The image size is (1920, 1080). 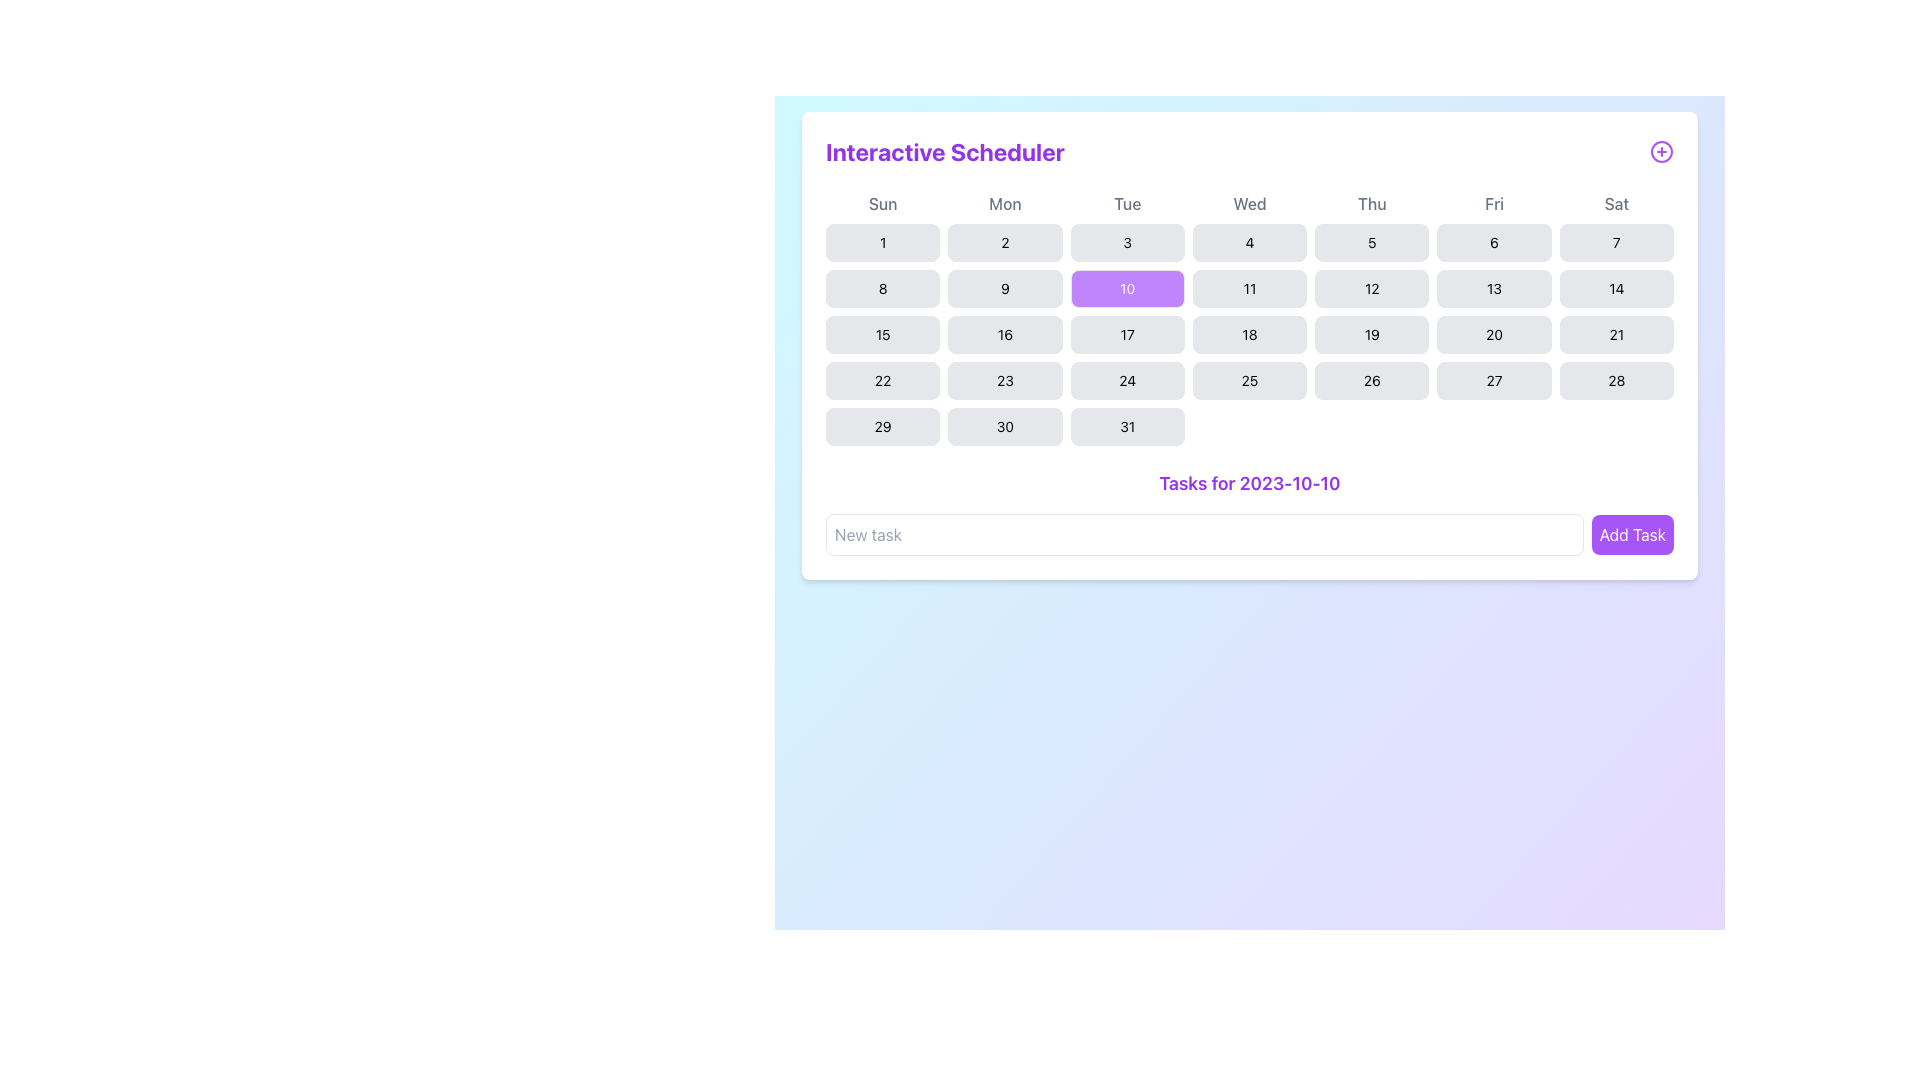 I want to click on text from the text label displaying 'Mon', which is the second item in the header row of days in the calendar view, located centrally near the top between 'Sun' and 'Tue', so click(x=1005, y=204).